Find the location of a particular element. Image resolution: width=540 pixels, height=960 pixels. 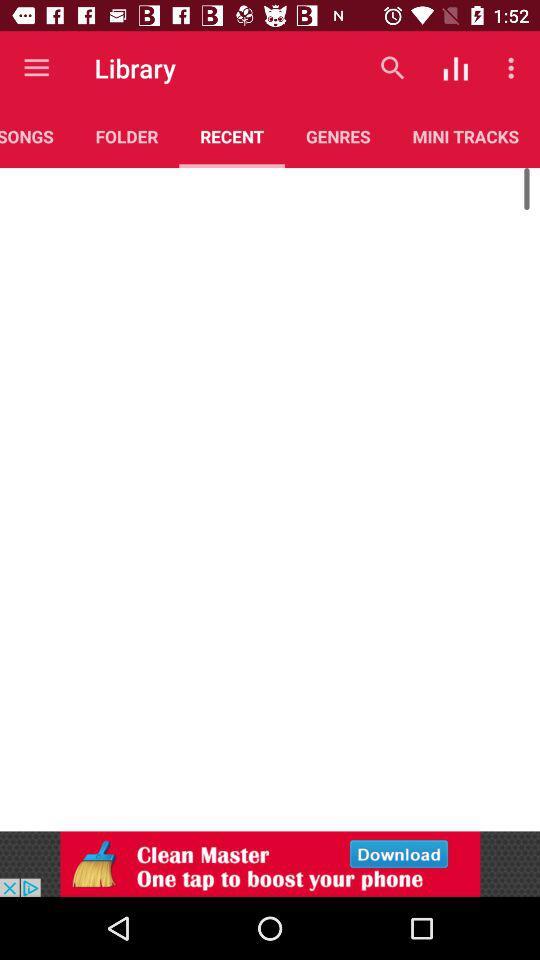

visit advertiser is located at coordinates (270, 863).